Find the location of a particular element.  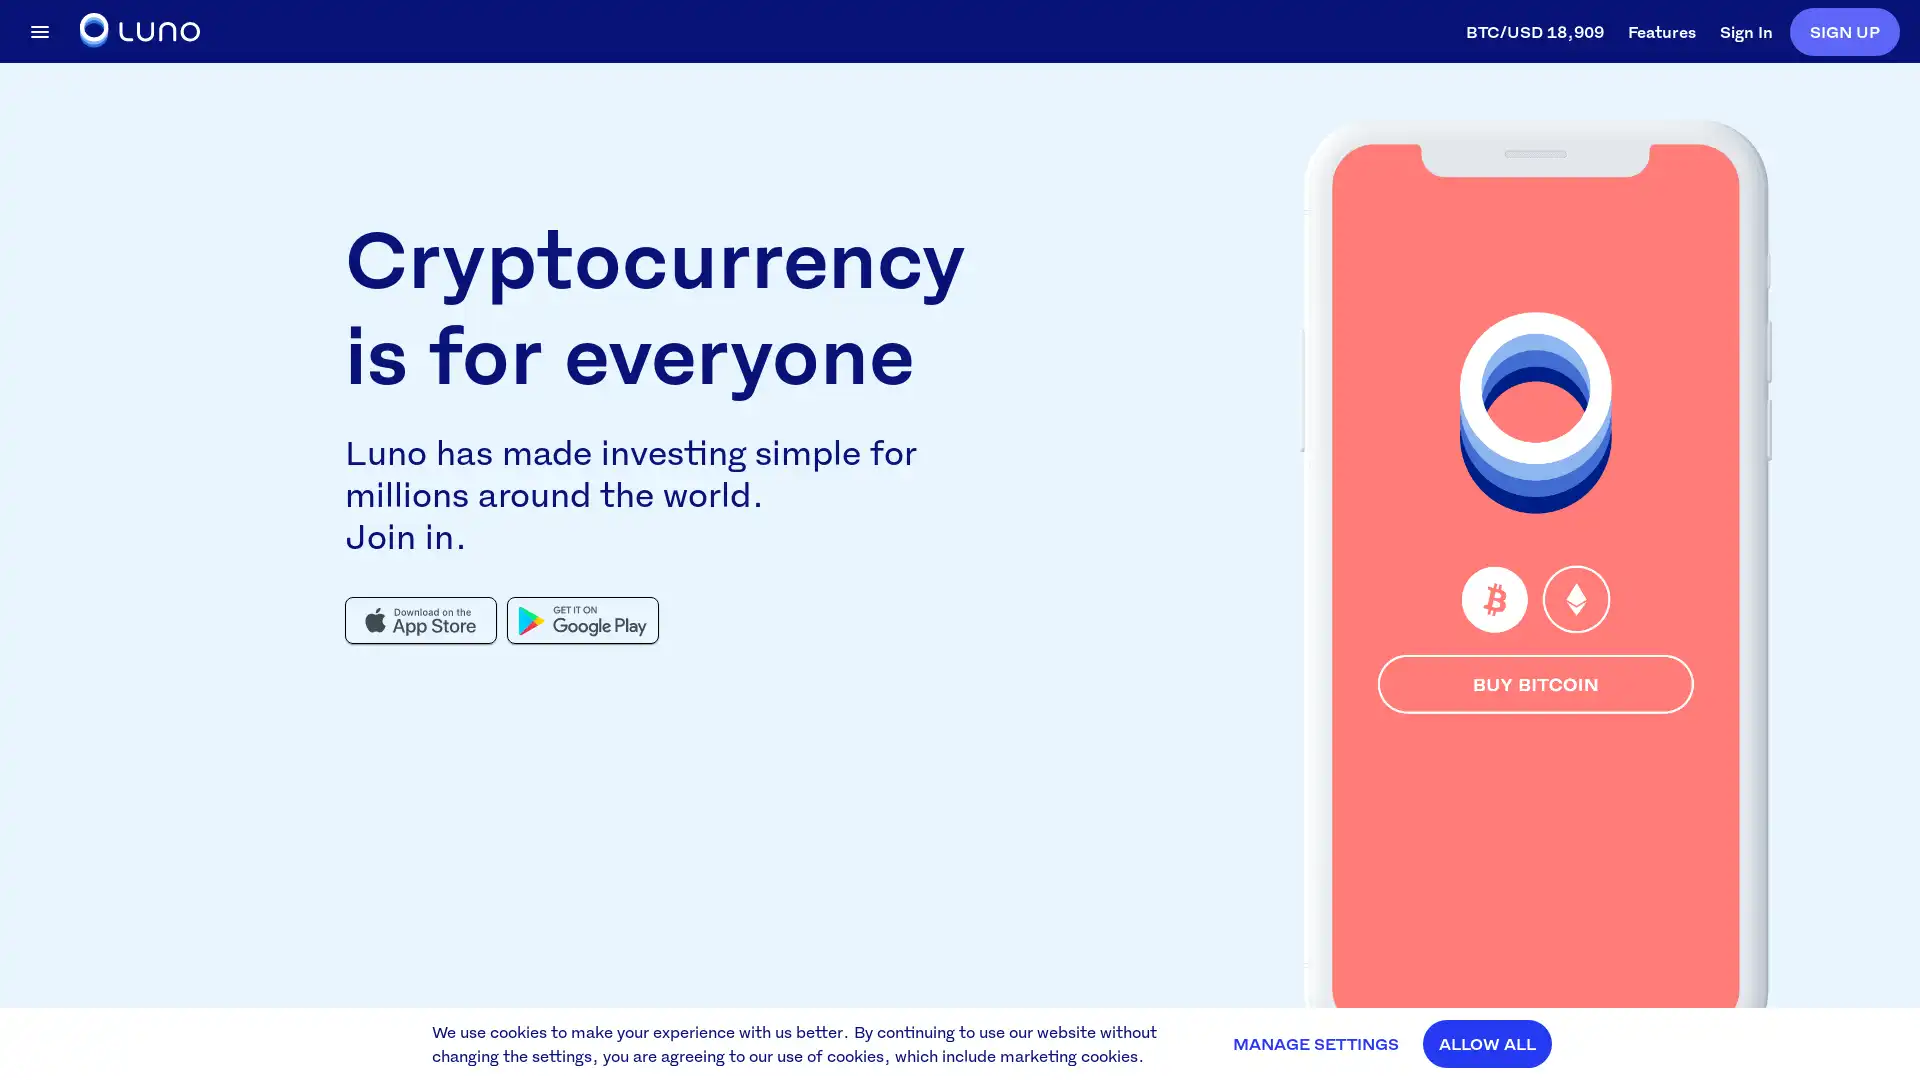

SIGN UP is located at coordinates (1843, 30).